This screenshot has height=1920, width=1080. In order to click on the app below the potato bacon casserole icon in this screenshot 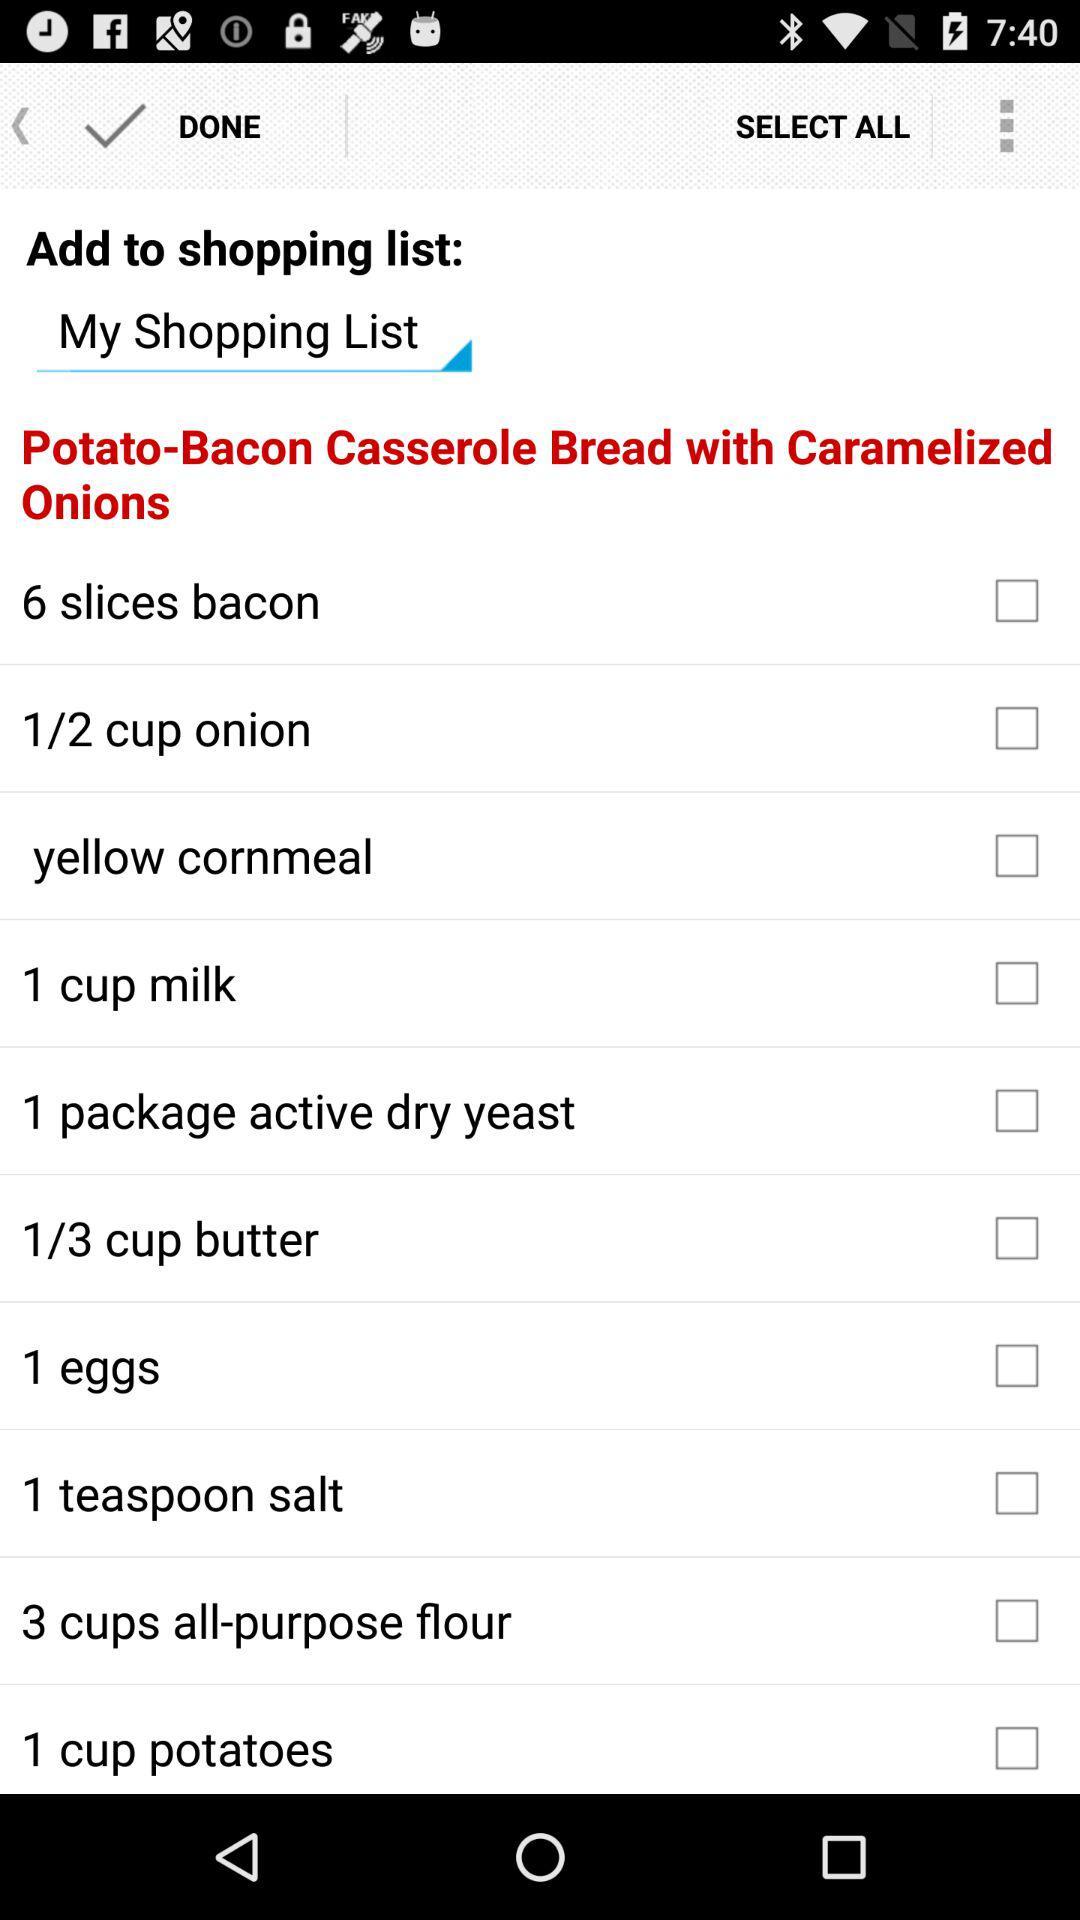, I will do `click(540, 599)`.